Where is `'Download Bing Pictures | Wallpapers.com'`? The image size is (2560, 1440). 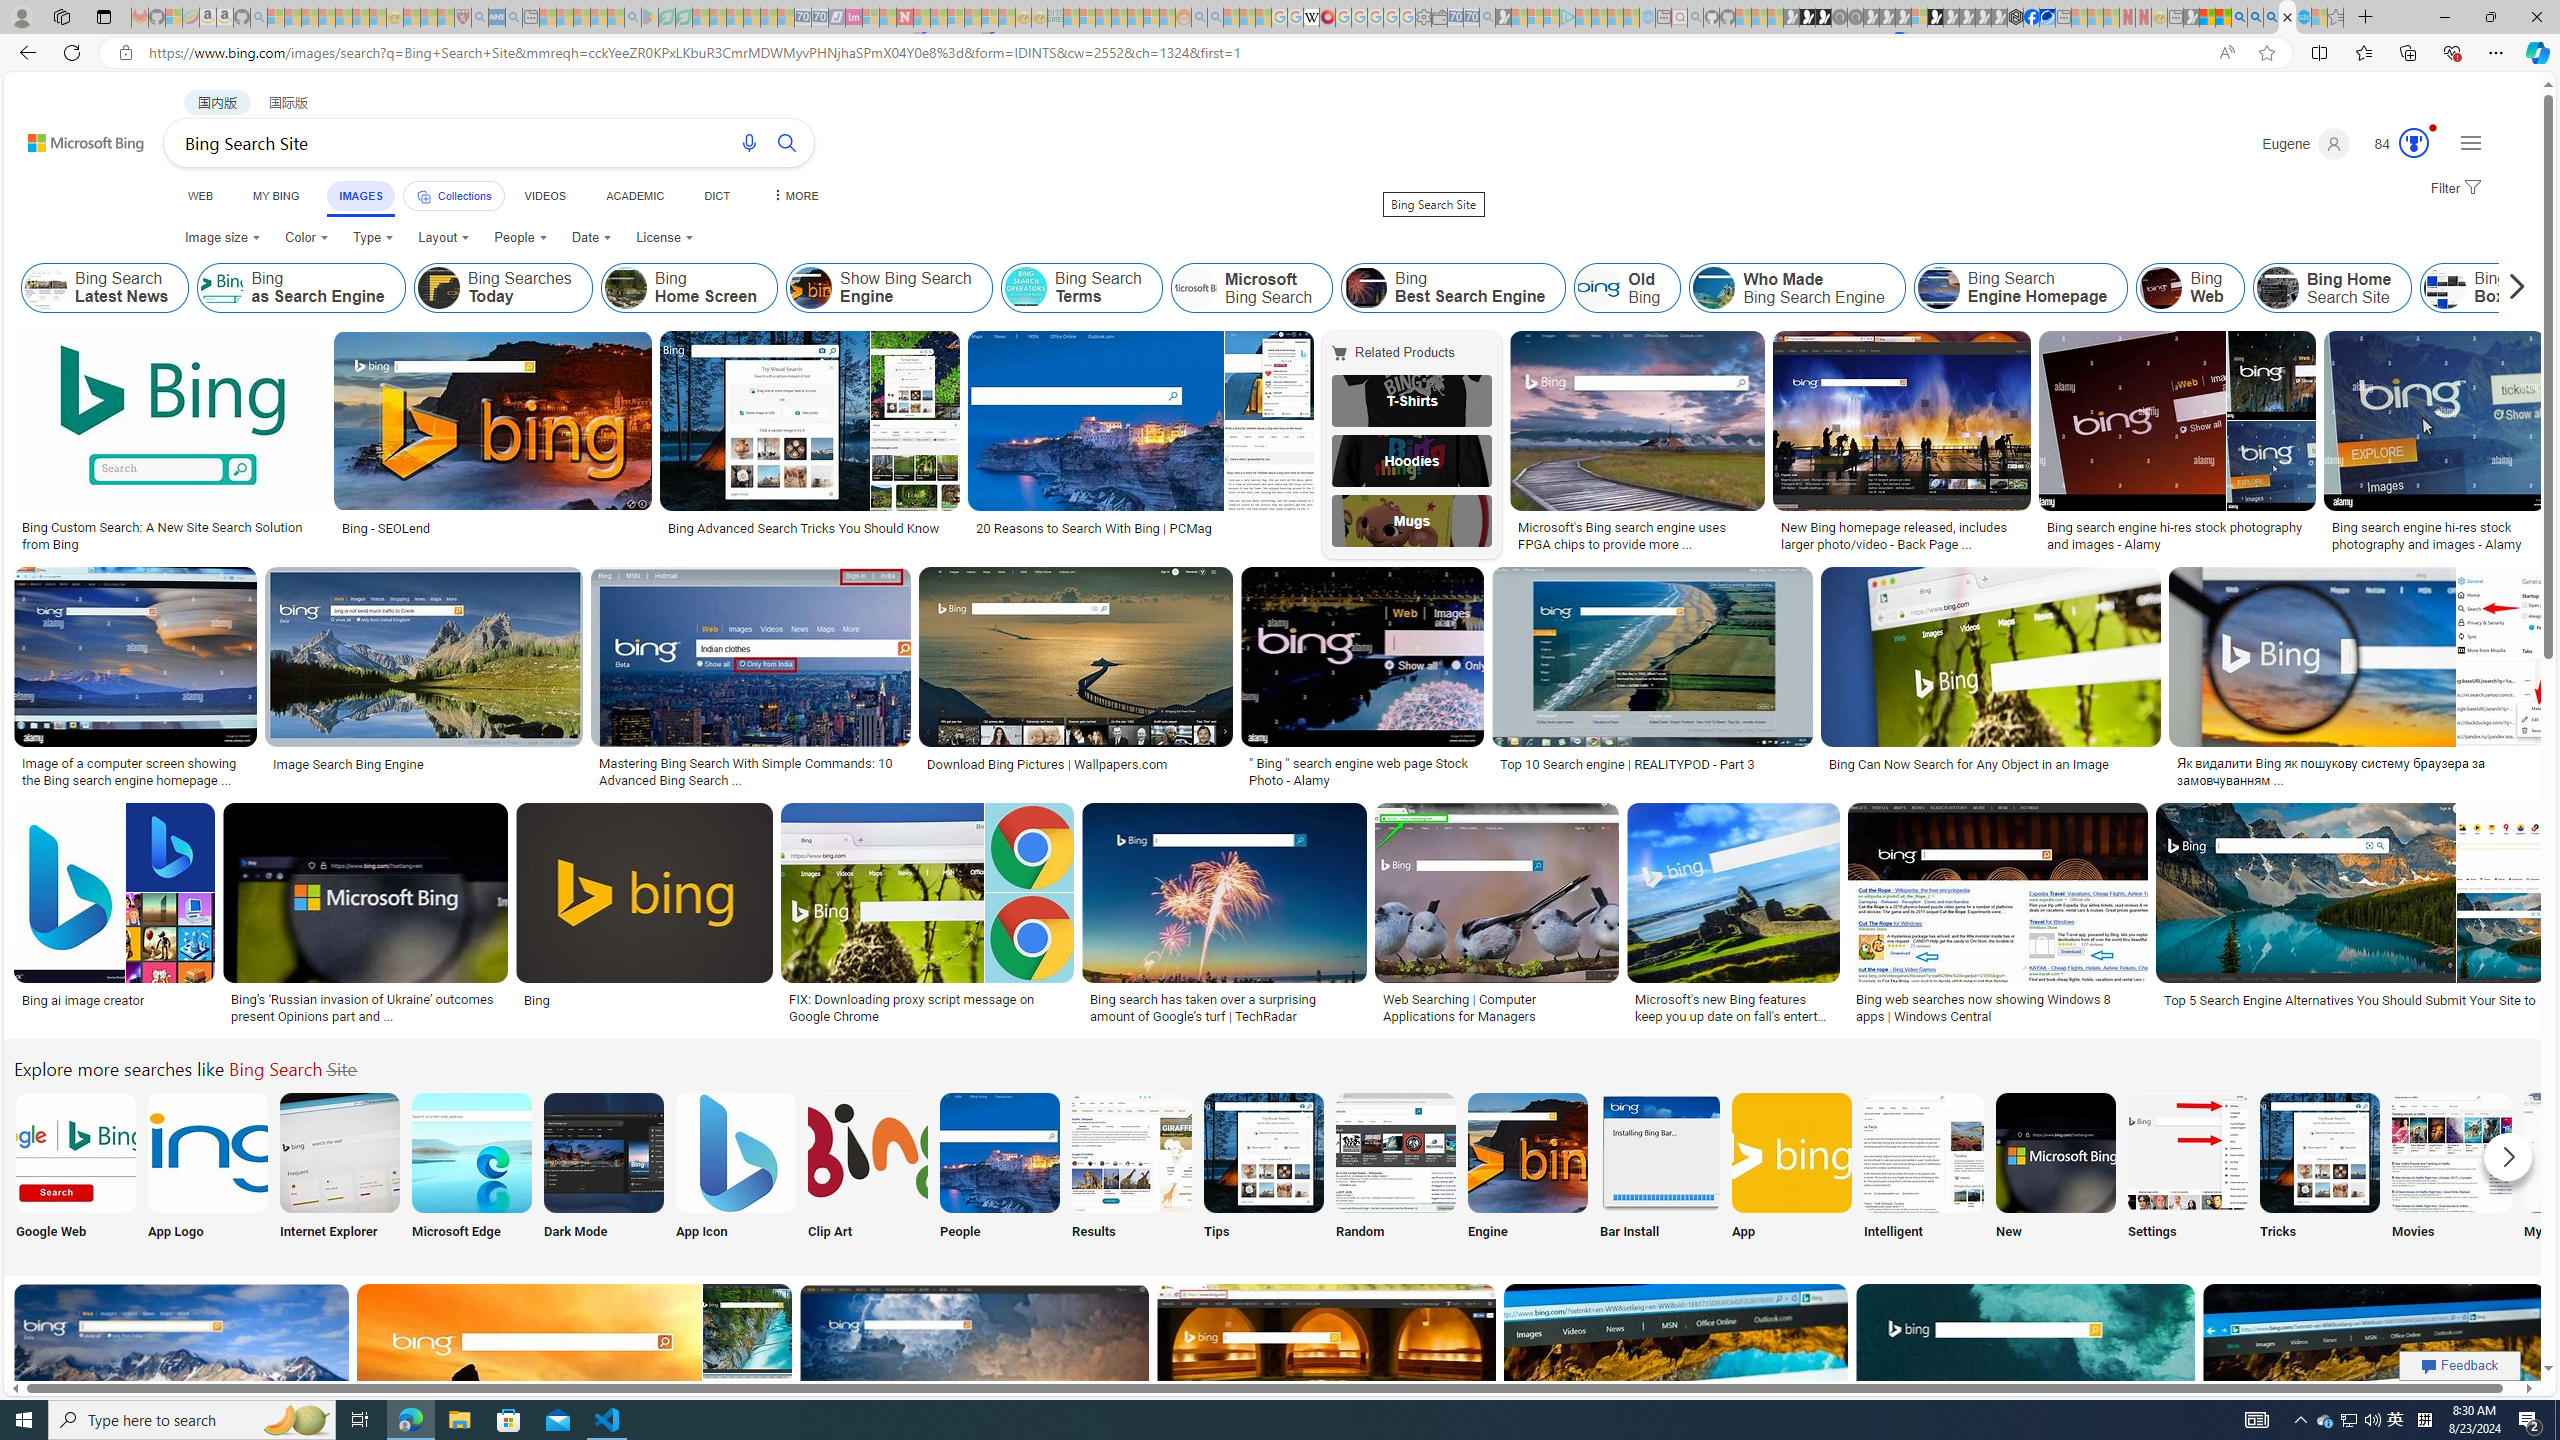 'Download Bing Pictures | Wallpapers.com' is located at coordinates (1047, 762).